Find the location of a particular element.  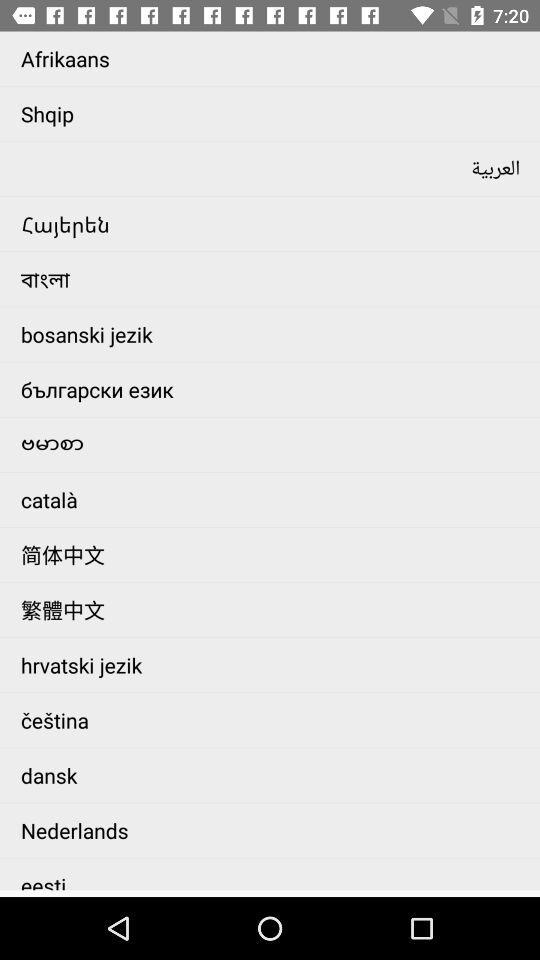

afrikaans app is located at coordinates (274, 57).